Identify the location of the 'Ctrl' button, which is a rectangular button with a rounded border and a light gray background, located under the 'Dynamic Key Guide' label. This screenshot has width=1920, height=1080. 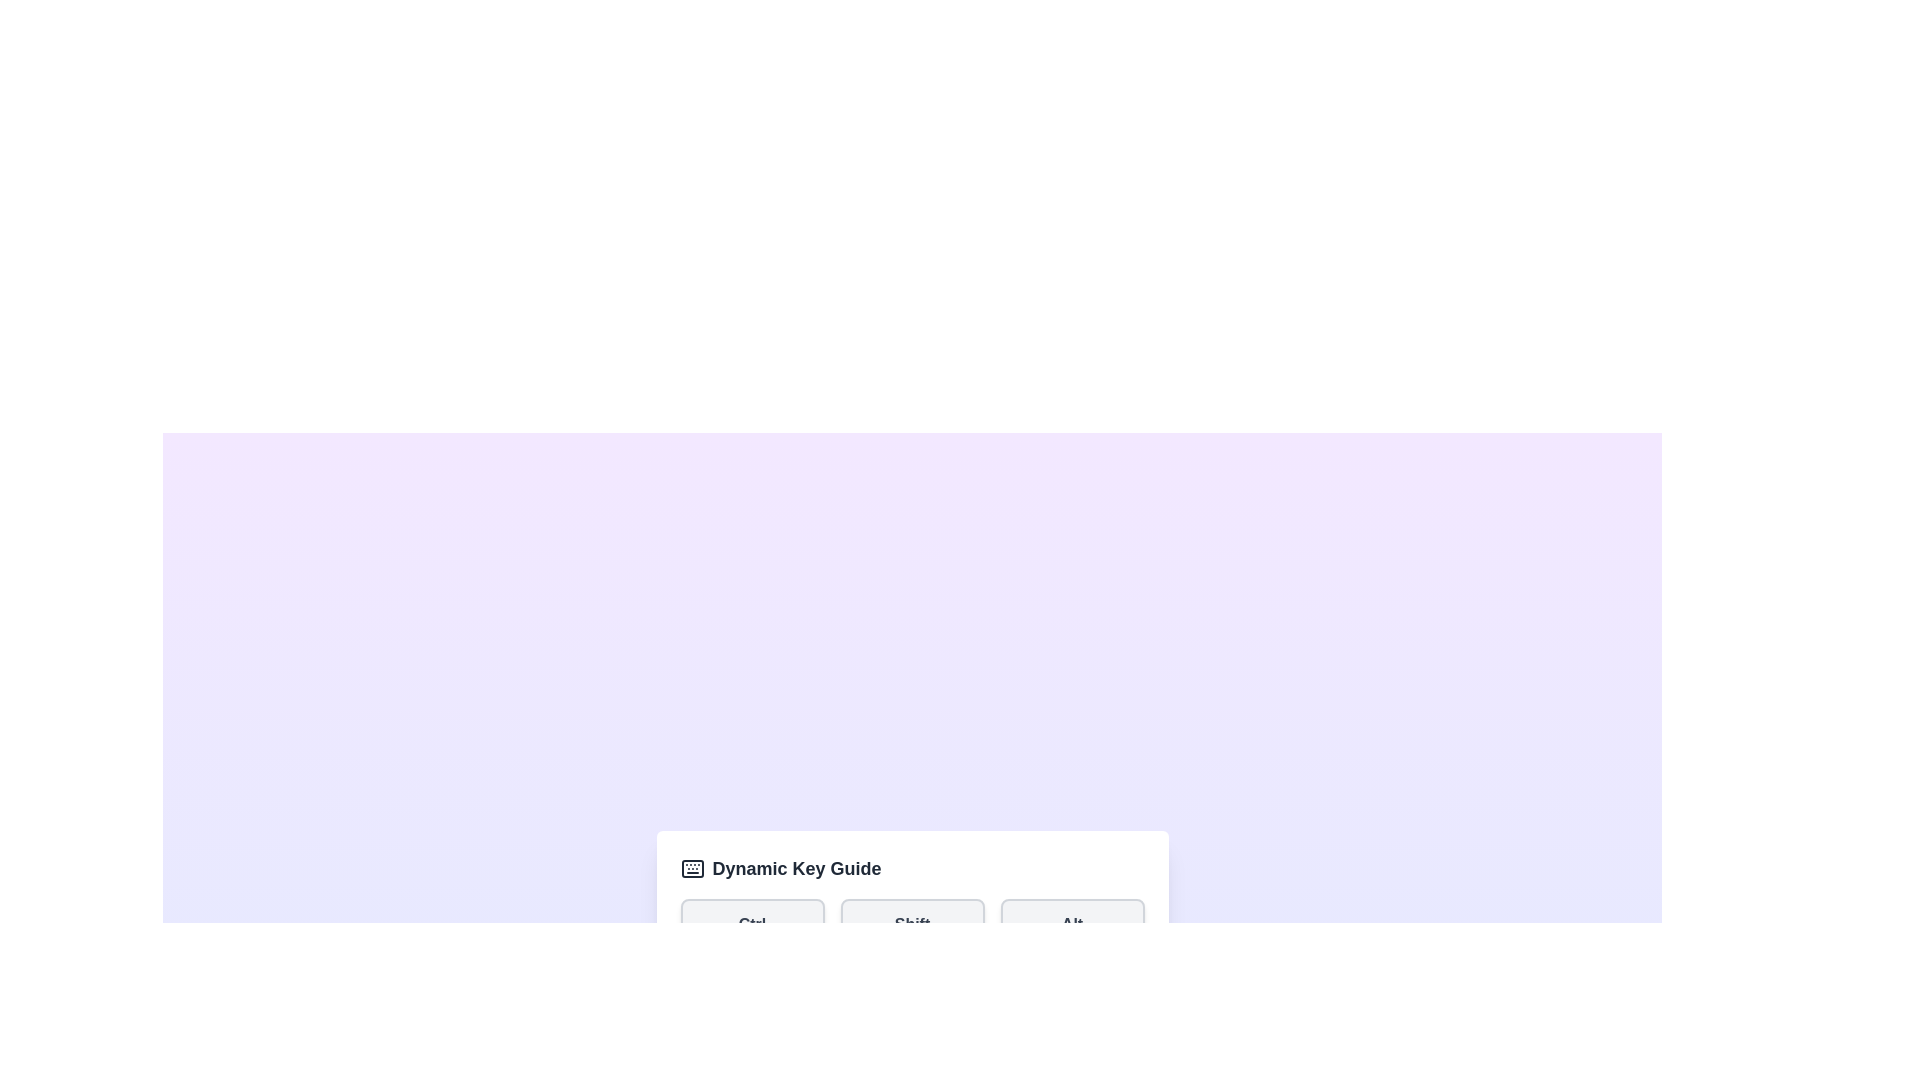
(751, 925).